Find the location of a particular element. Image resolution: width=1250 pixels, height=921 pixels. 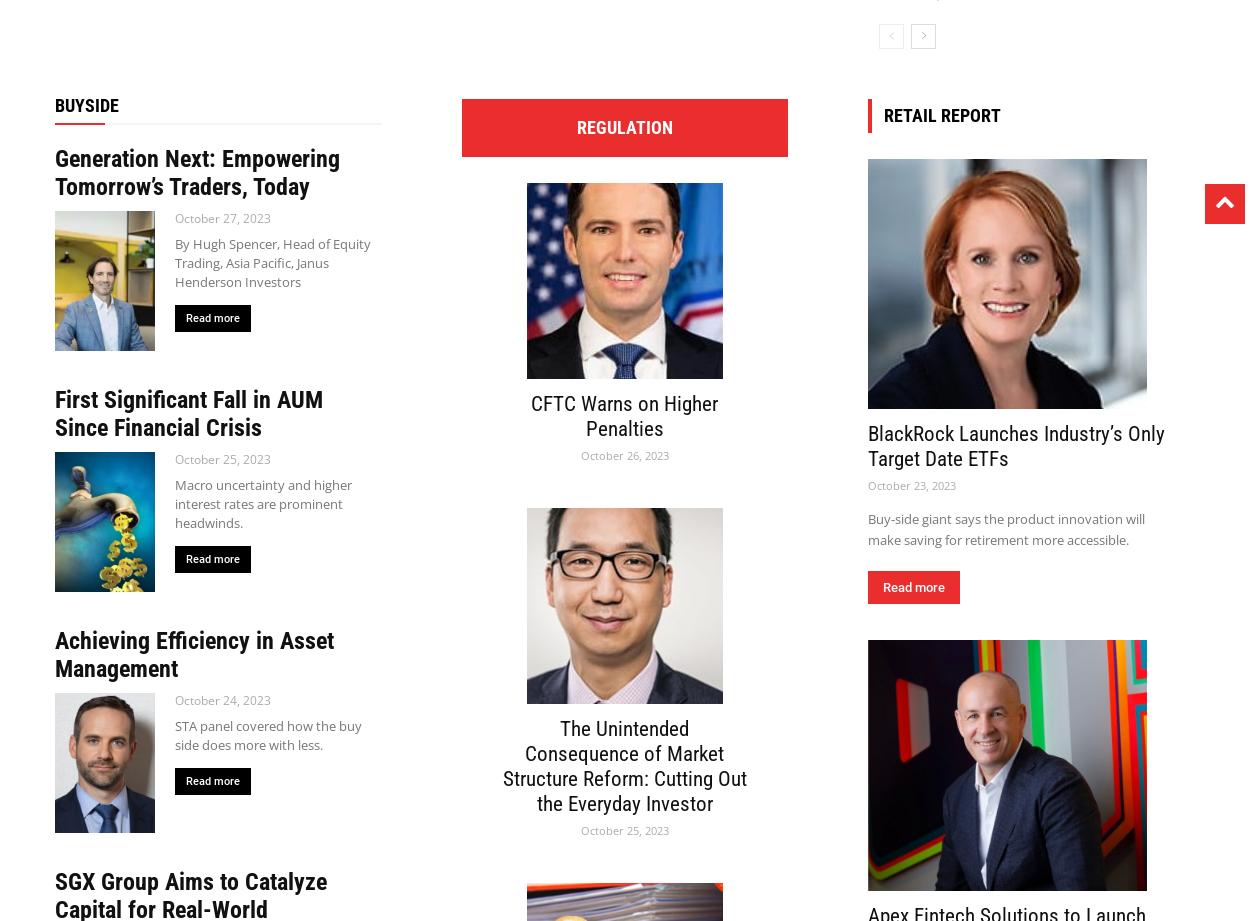

'Buy-side giant says the product innovation will make saving for retirement more accessible.' is located at coordinates (1006, 528).